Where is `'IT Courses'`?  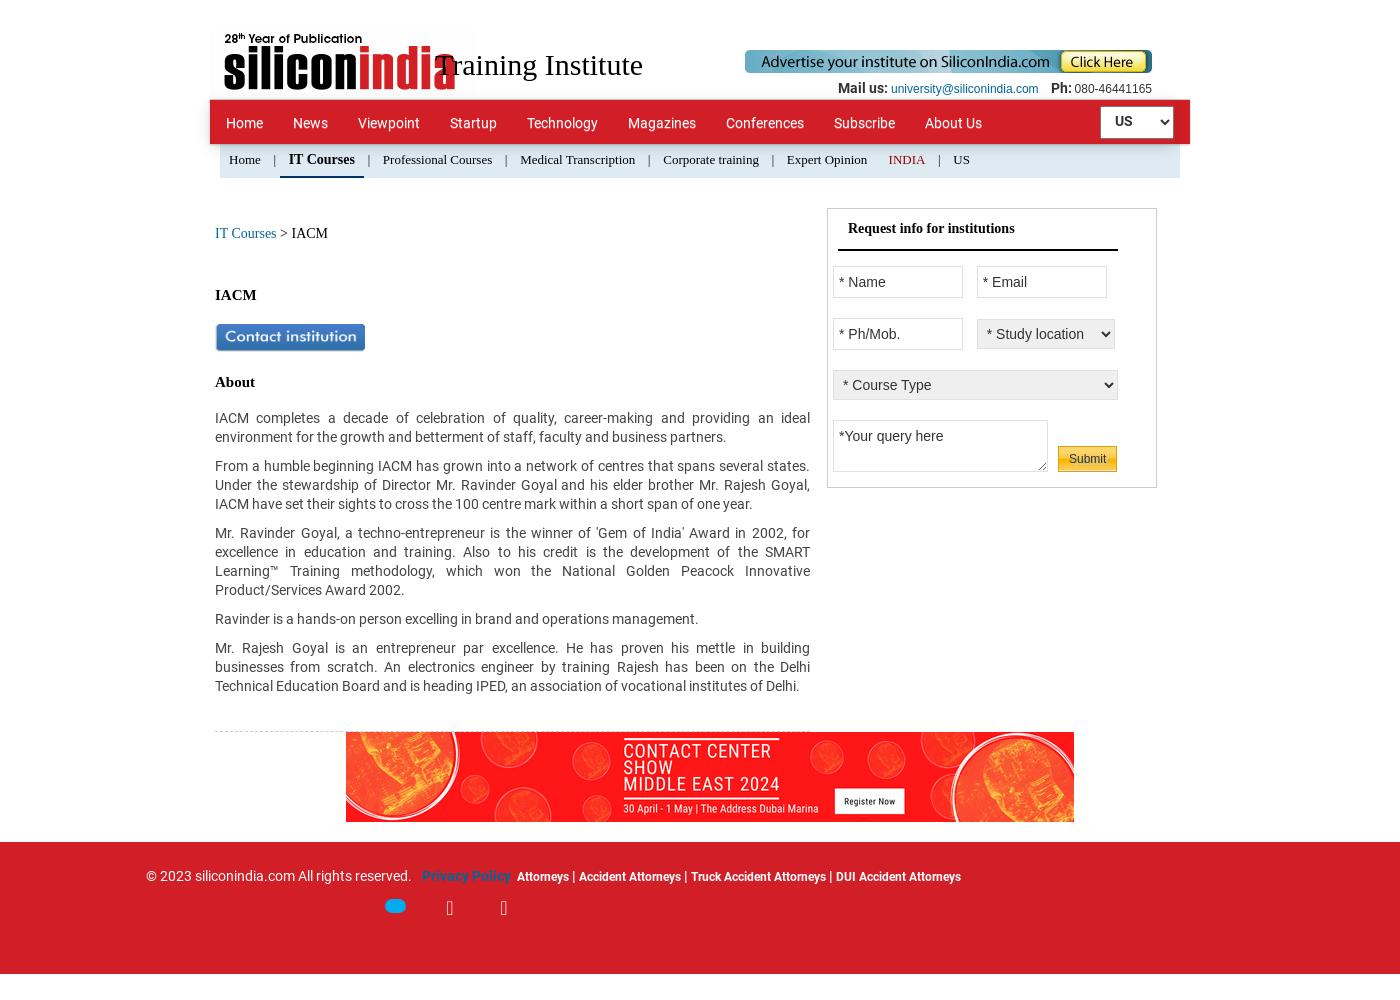
'IT Courses' is located at coordinates (287, 159).